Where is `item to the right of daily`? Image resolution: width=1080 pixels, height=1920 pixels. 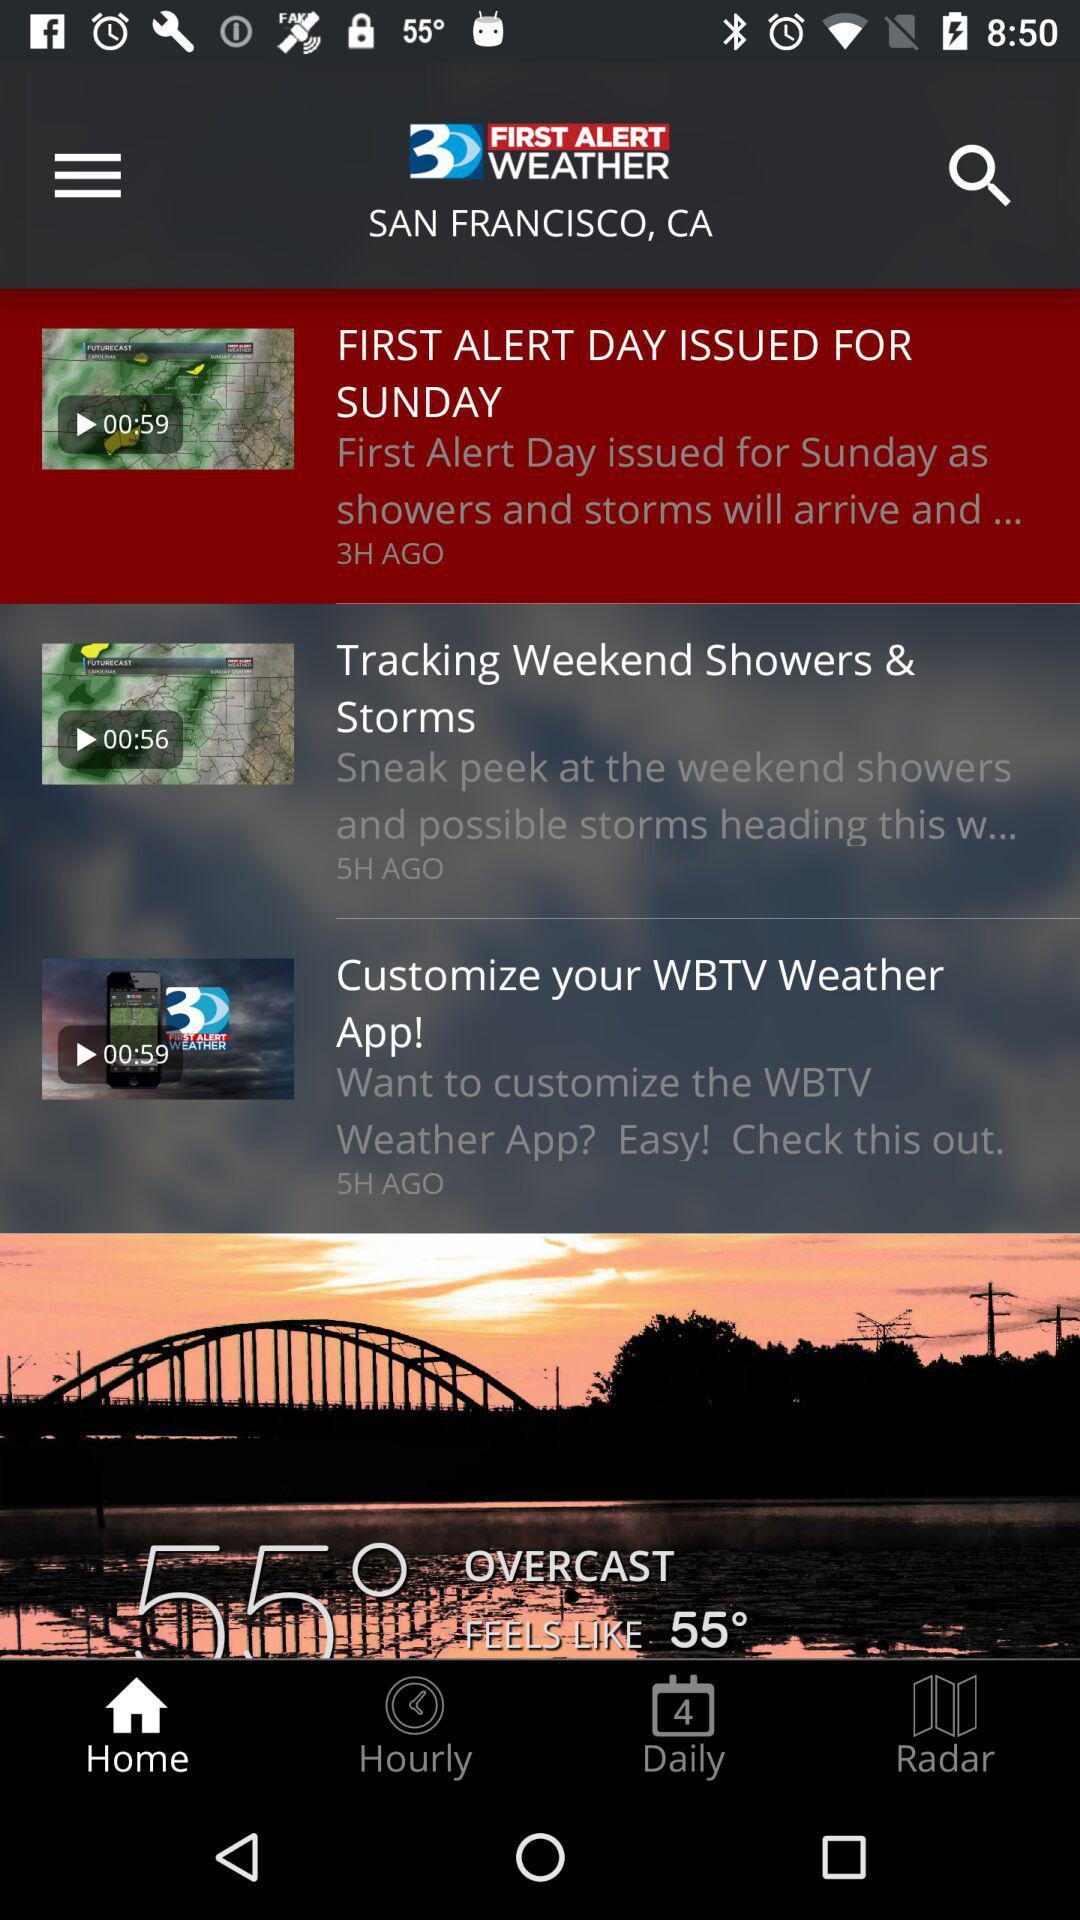
item to the right of daily is located at coordinates (945, 1726).